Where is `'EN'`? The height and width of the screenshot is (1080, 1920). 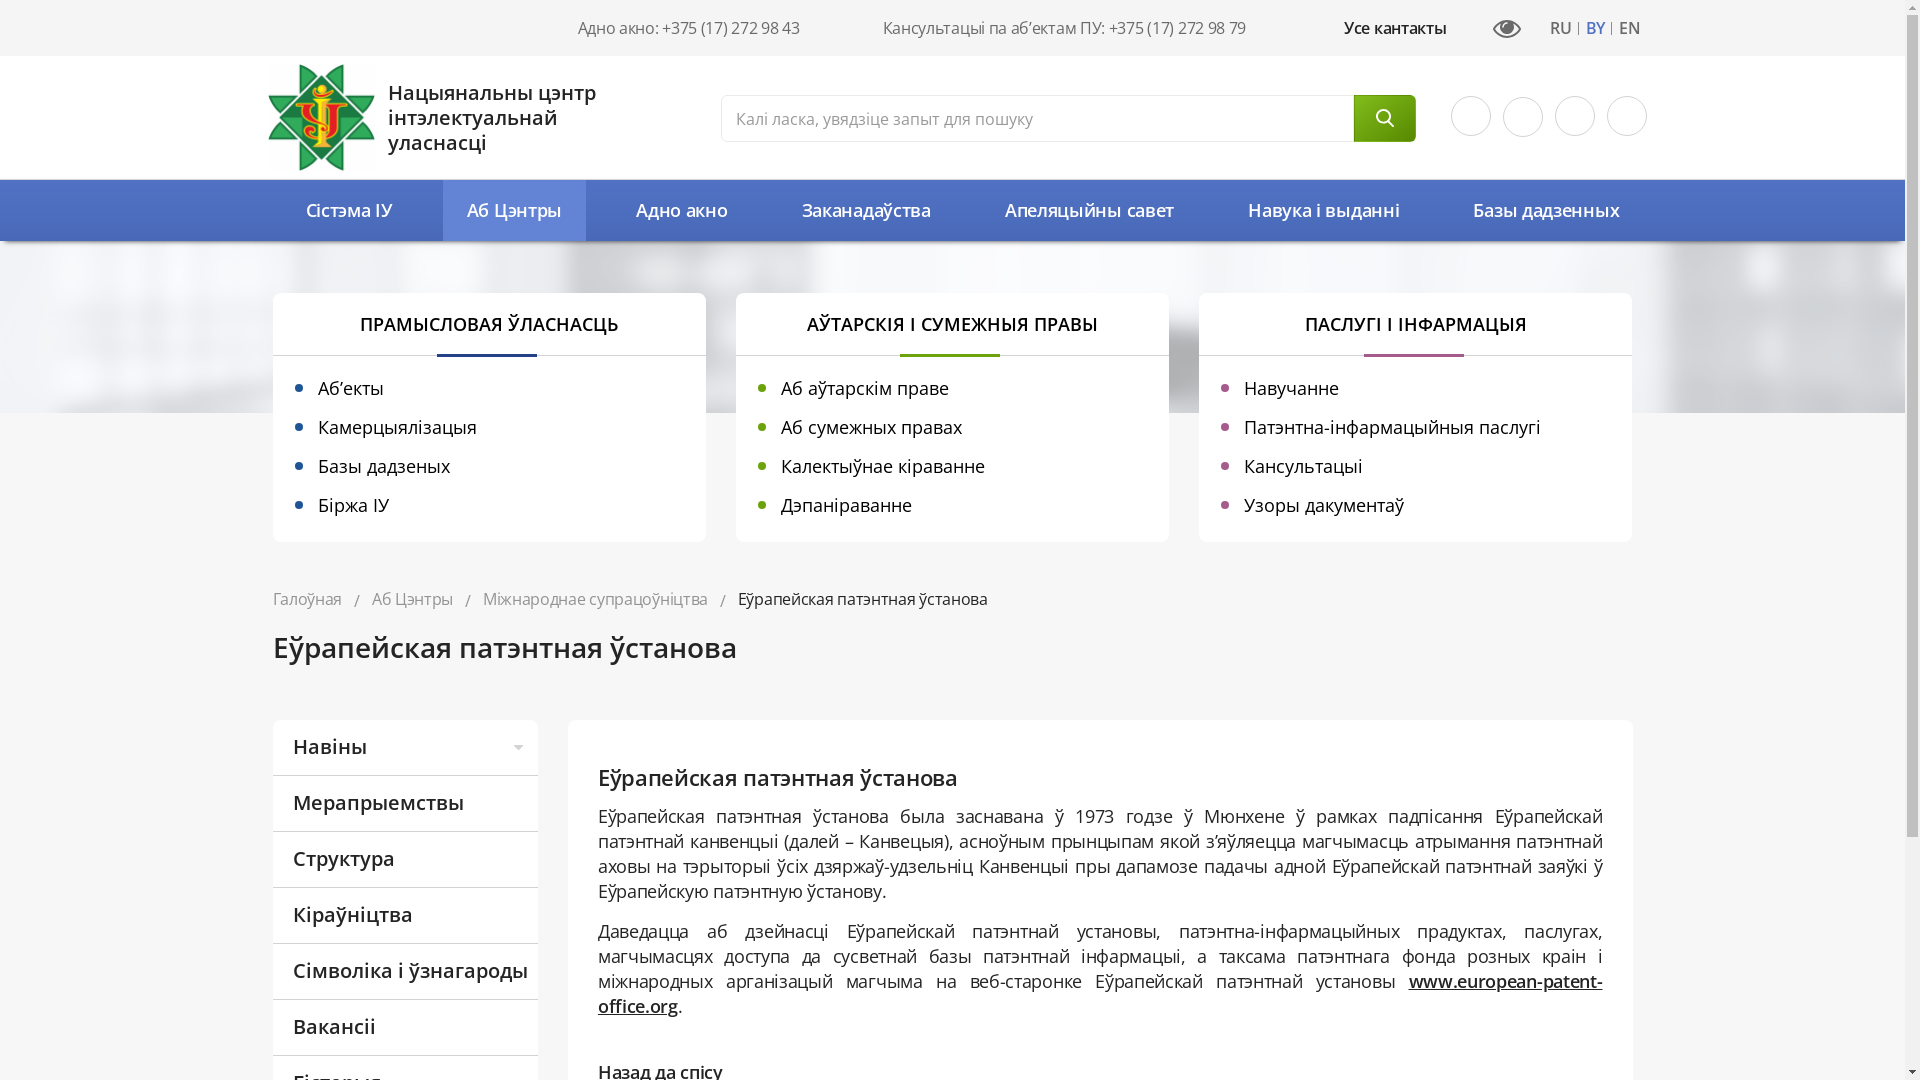
'EN' is located at coordinates (1612, 29).